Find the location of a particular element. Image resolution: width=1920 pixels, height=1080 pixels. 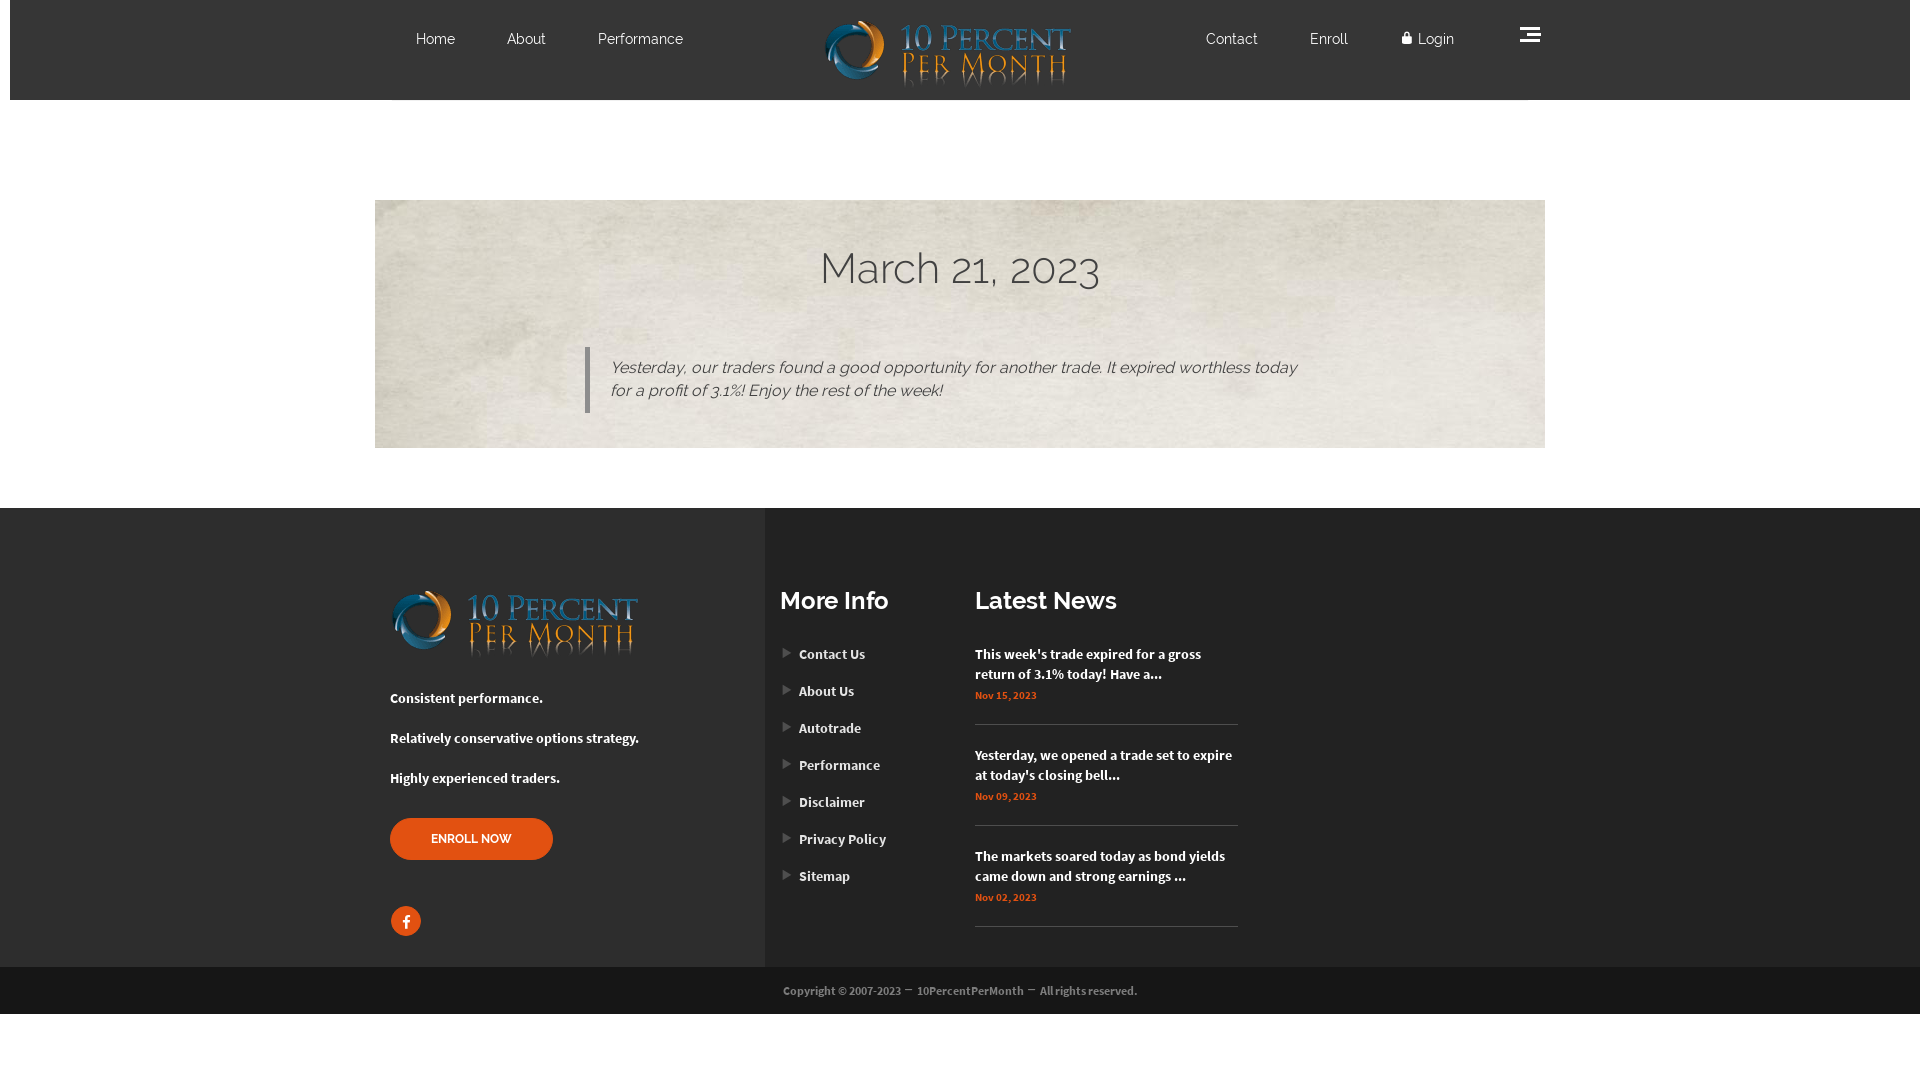

'Enroll' is located at coordinates (1329, 38).